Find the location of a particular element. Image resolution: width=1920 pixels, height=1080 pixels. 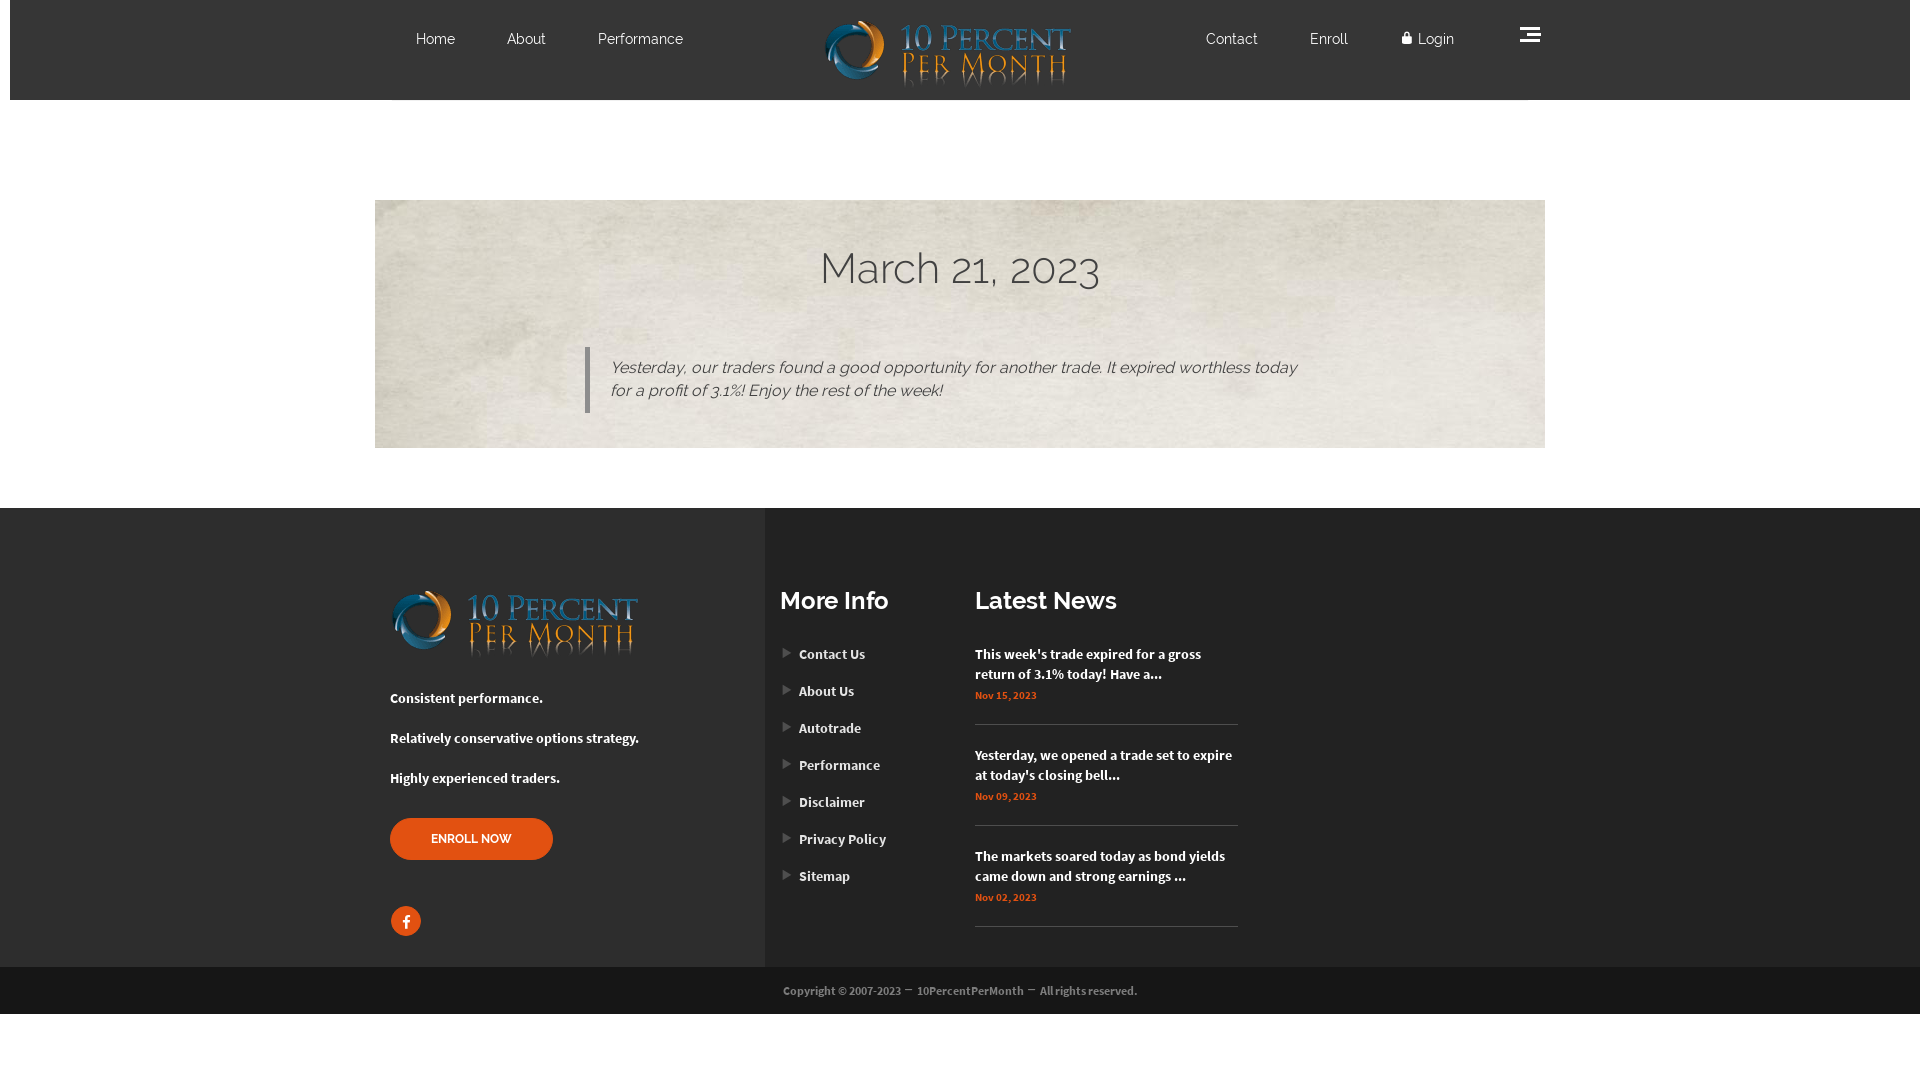

'Enroll' is located at coordinates (1329, 38).